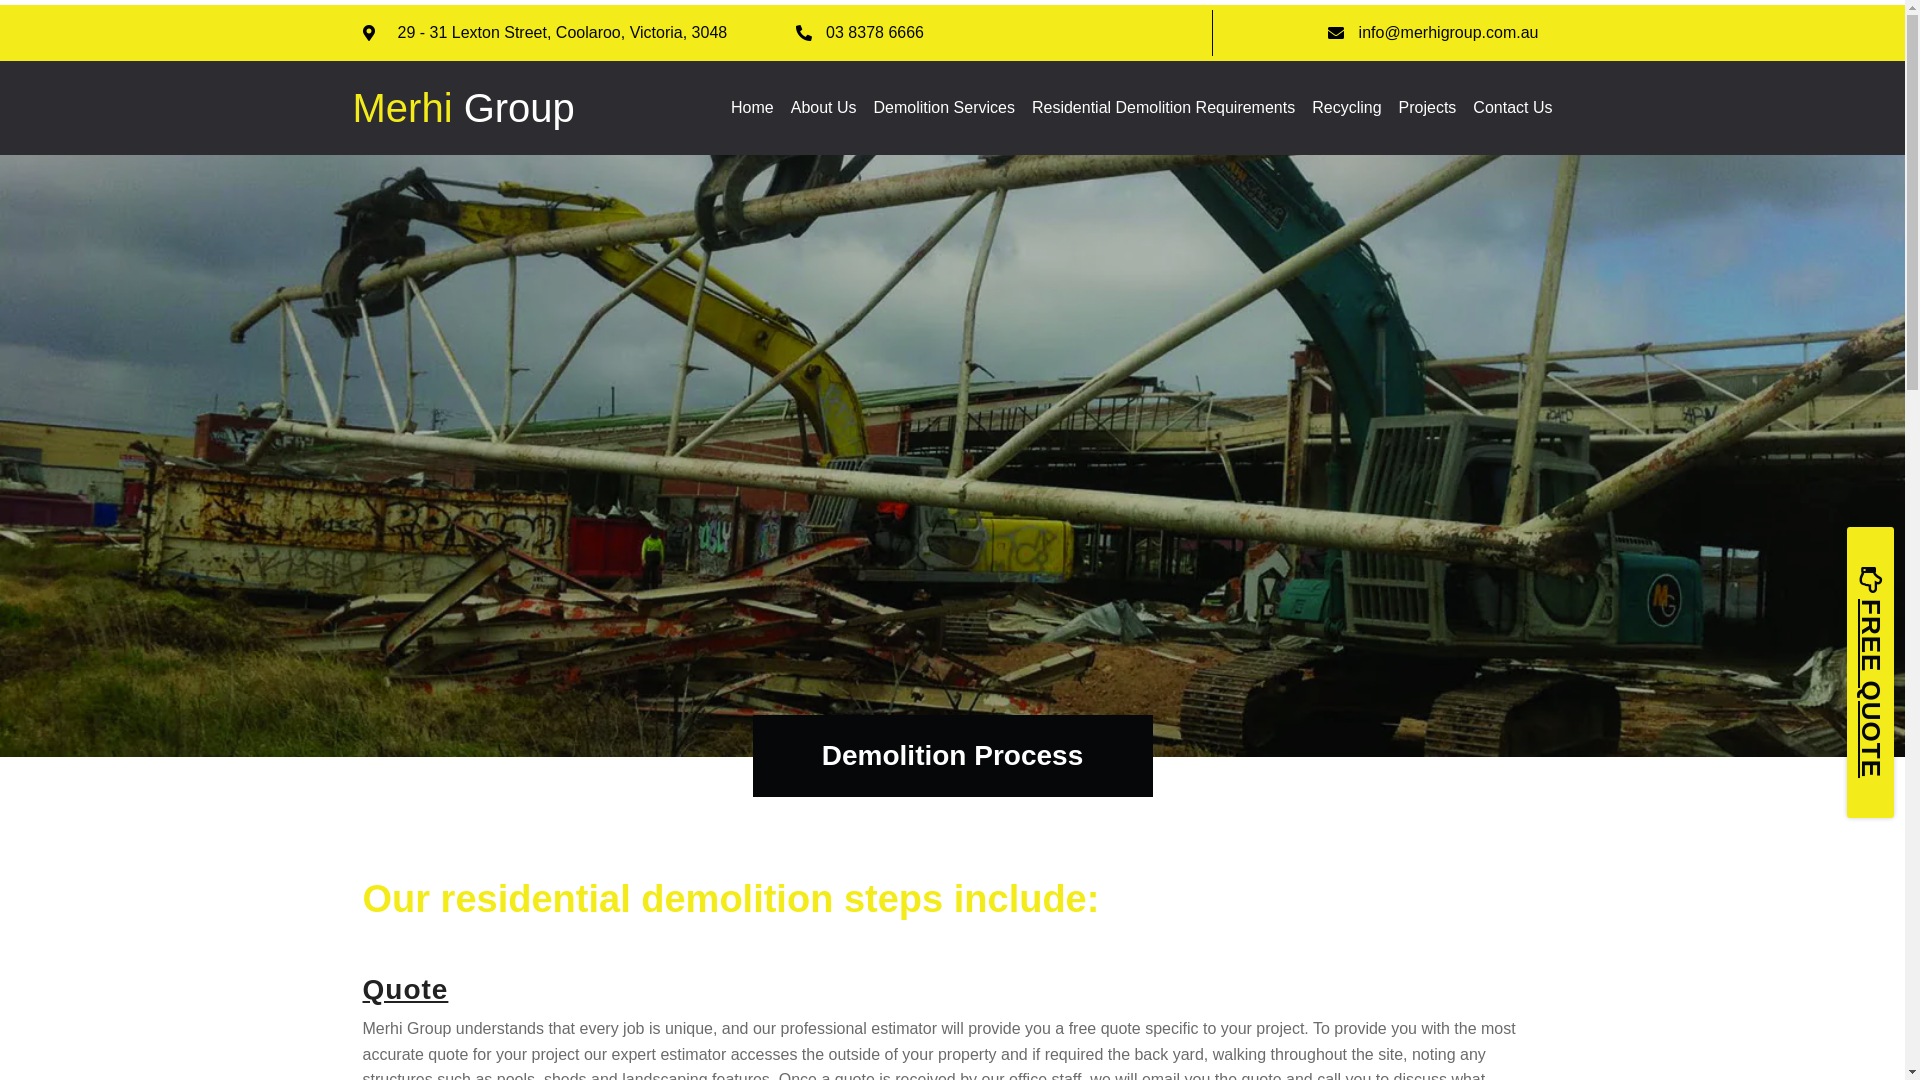 This screenshot has height=1080, width=1920. What do you see at coordinates (790, 108) in the screenshot?
I see `'About Us'` at bounding box center [790, 108].